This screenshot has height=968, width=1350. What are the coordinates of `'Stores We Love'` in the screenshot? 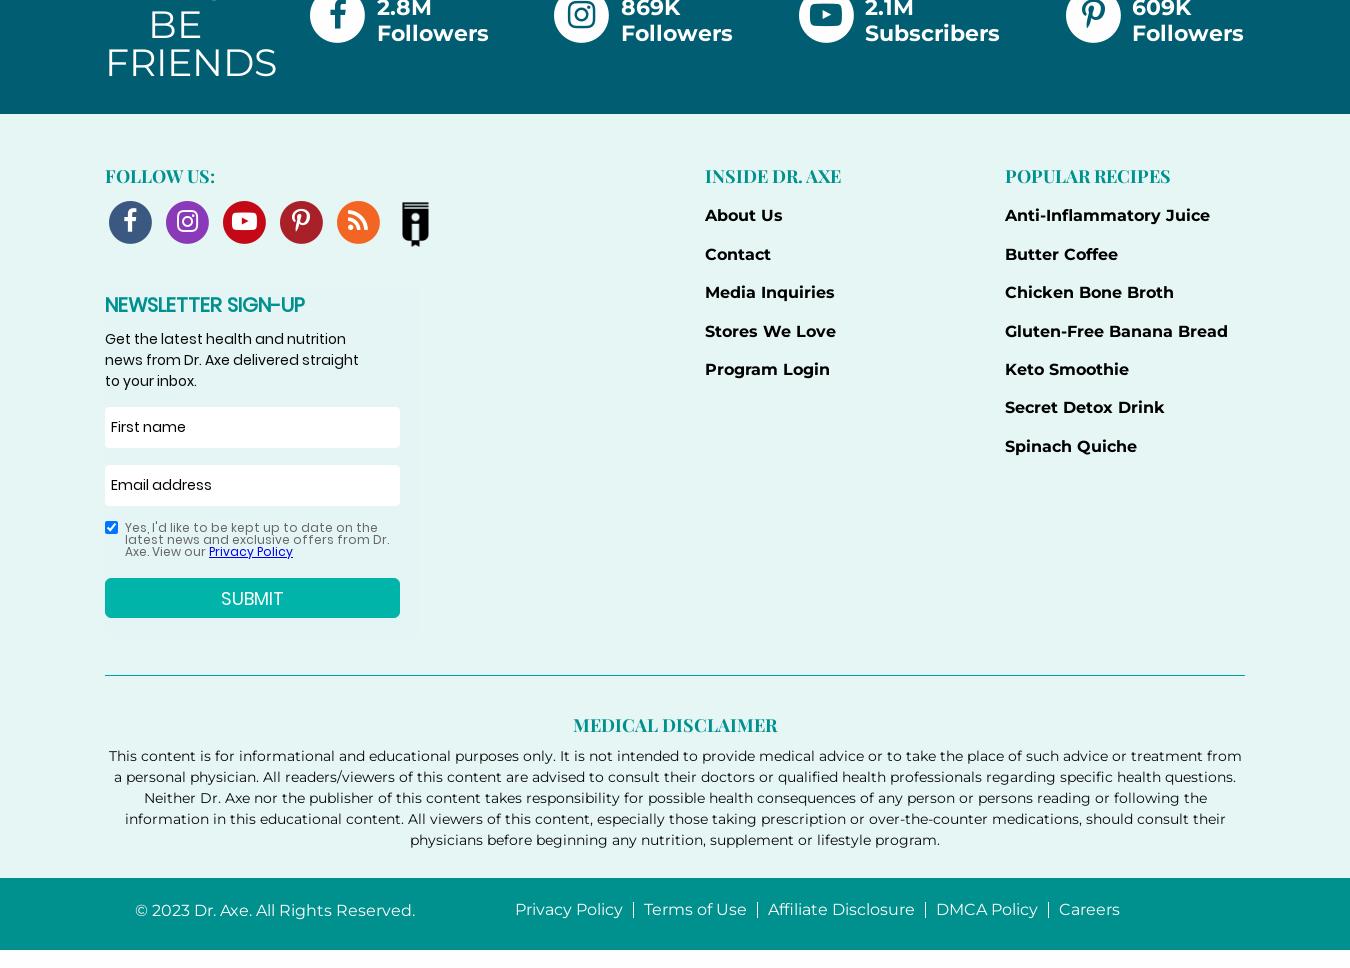 It's located at (703, 330).